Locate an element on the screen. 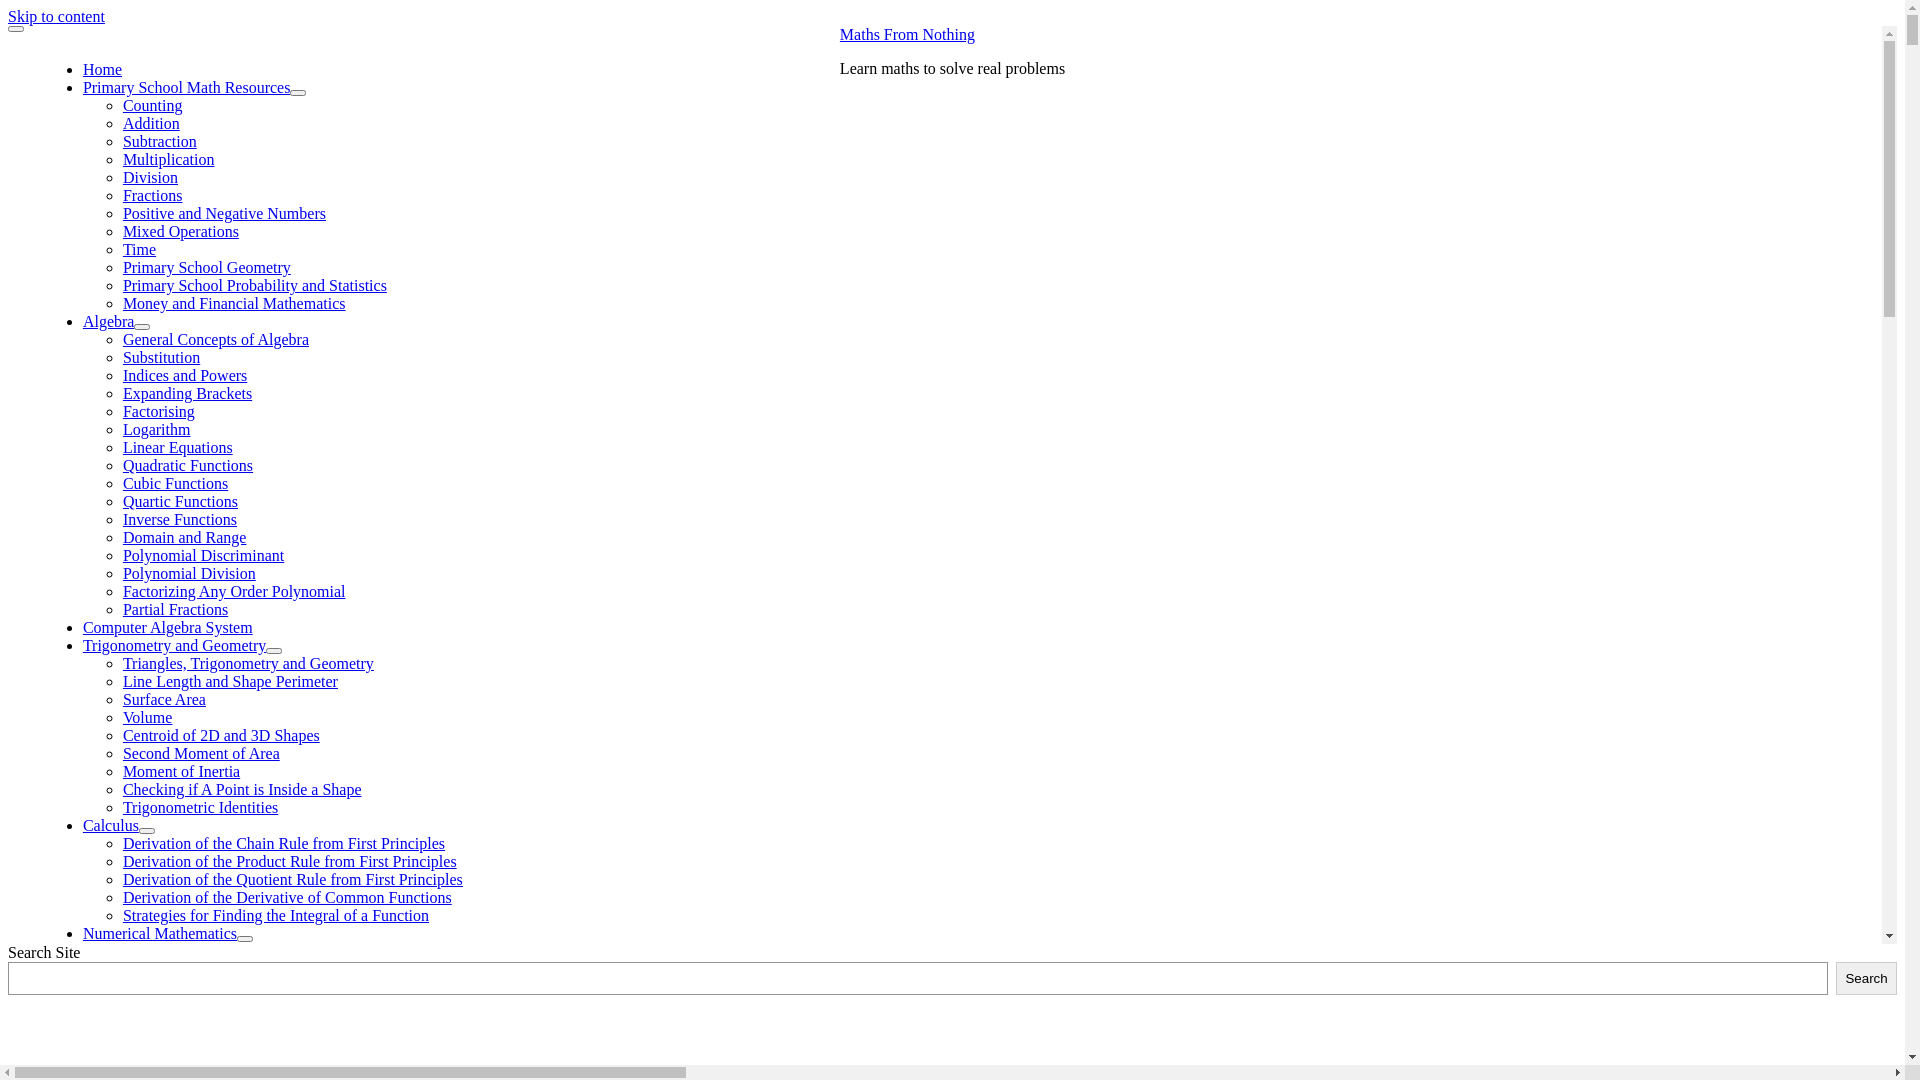 This screenshot has width=1920, height=1080. 'Time' is located at coordinates (138, 248).